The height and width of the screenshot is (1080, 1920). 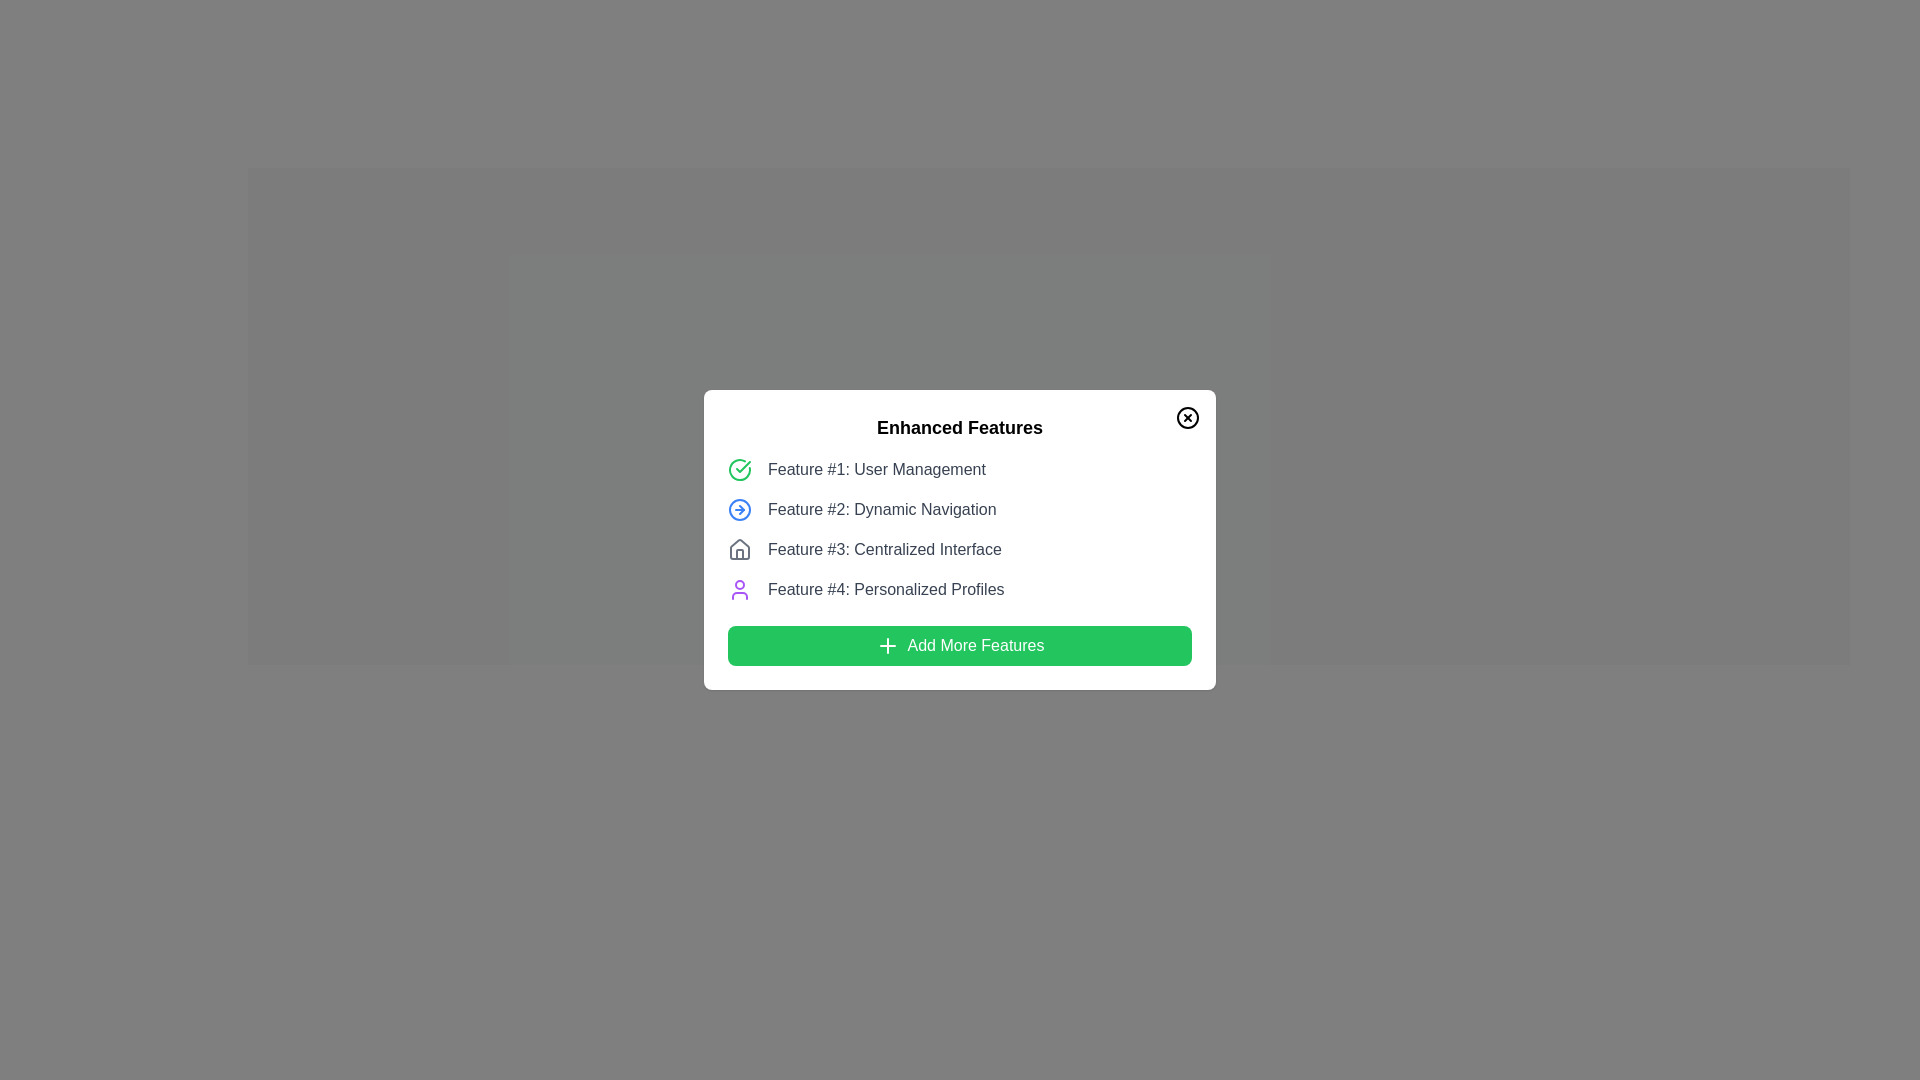 I want to click on the label indicating the name or title of the feature located in the fourth item of the 'Enhanced Features' list in the modal, positioned under 'Feature #3: Centralized Interface' and above the '+ Add More Features' button, so click(x=885, y=589).